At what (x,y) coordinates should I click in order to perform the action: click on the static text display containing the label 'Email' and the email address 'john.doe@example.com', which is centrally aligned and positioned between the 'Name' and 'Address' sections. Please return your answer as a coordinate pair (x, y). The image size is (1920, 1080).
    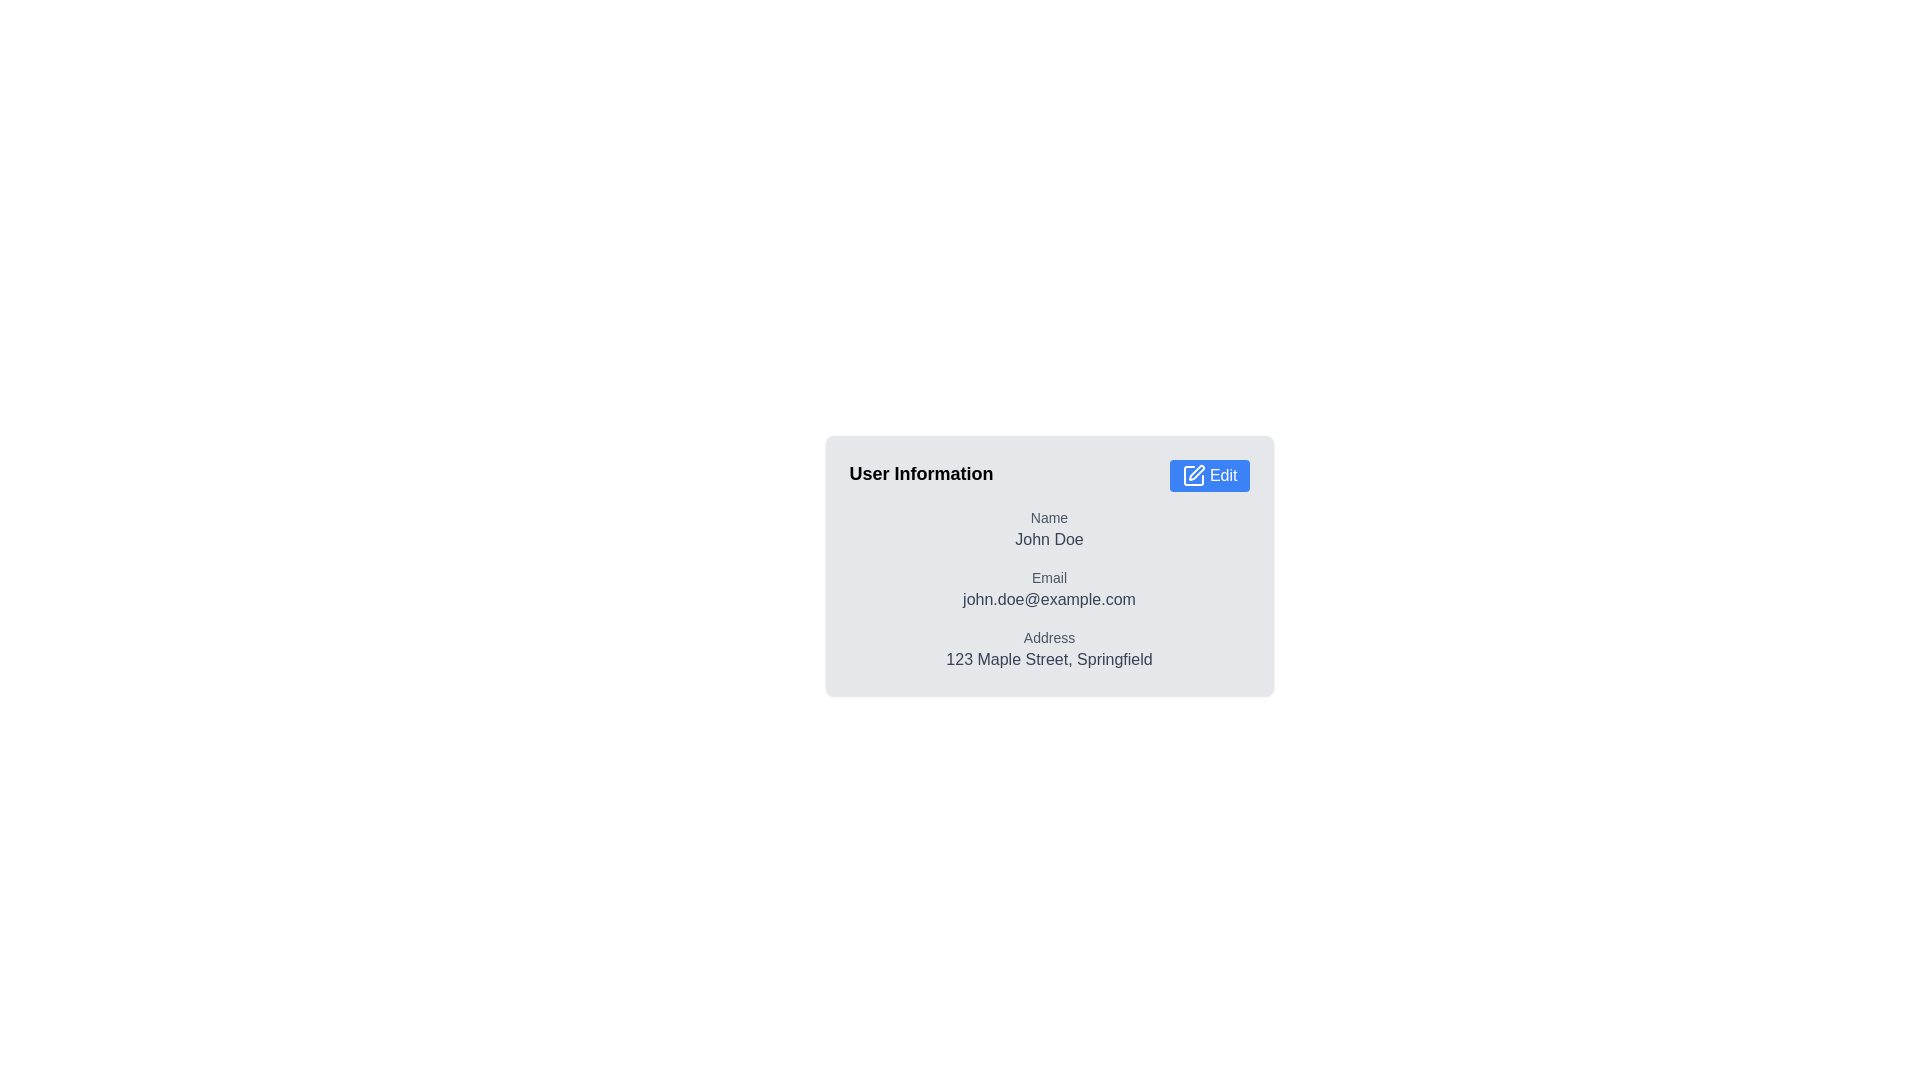
    Looking at the image, I should click on (1048, 589).